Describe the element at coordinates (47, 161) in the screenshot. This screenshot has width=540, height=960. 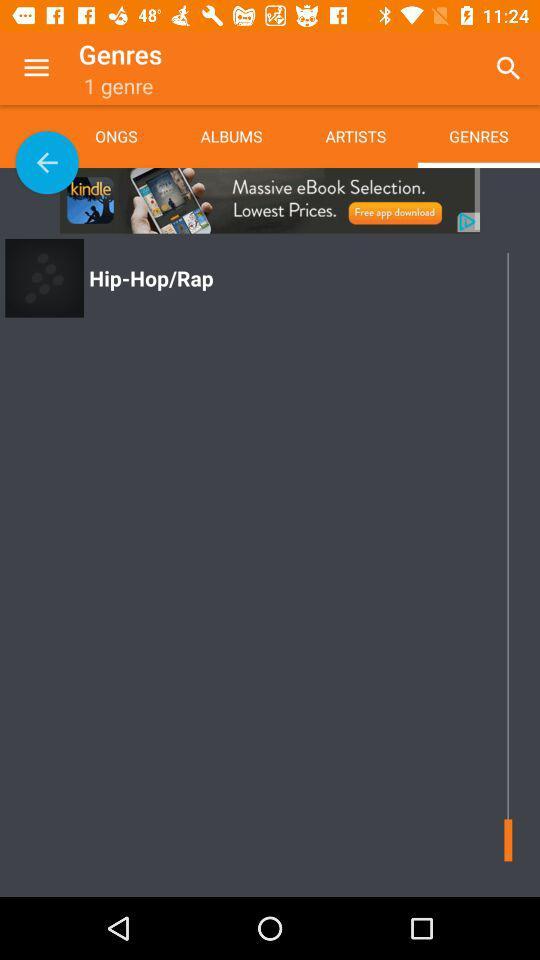
I see `icon next to the songs app` at that location.